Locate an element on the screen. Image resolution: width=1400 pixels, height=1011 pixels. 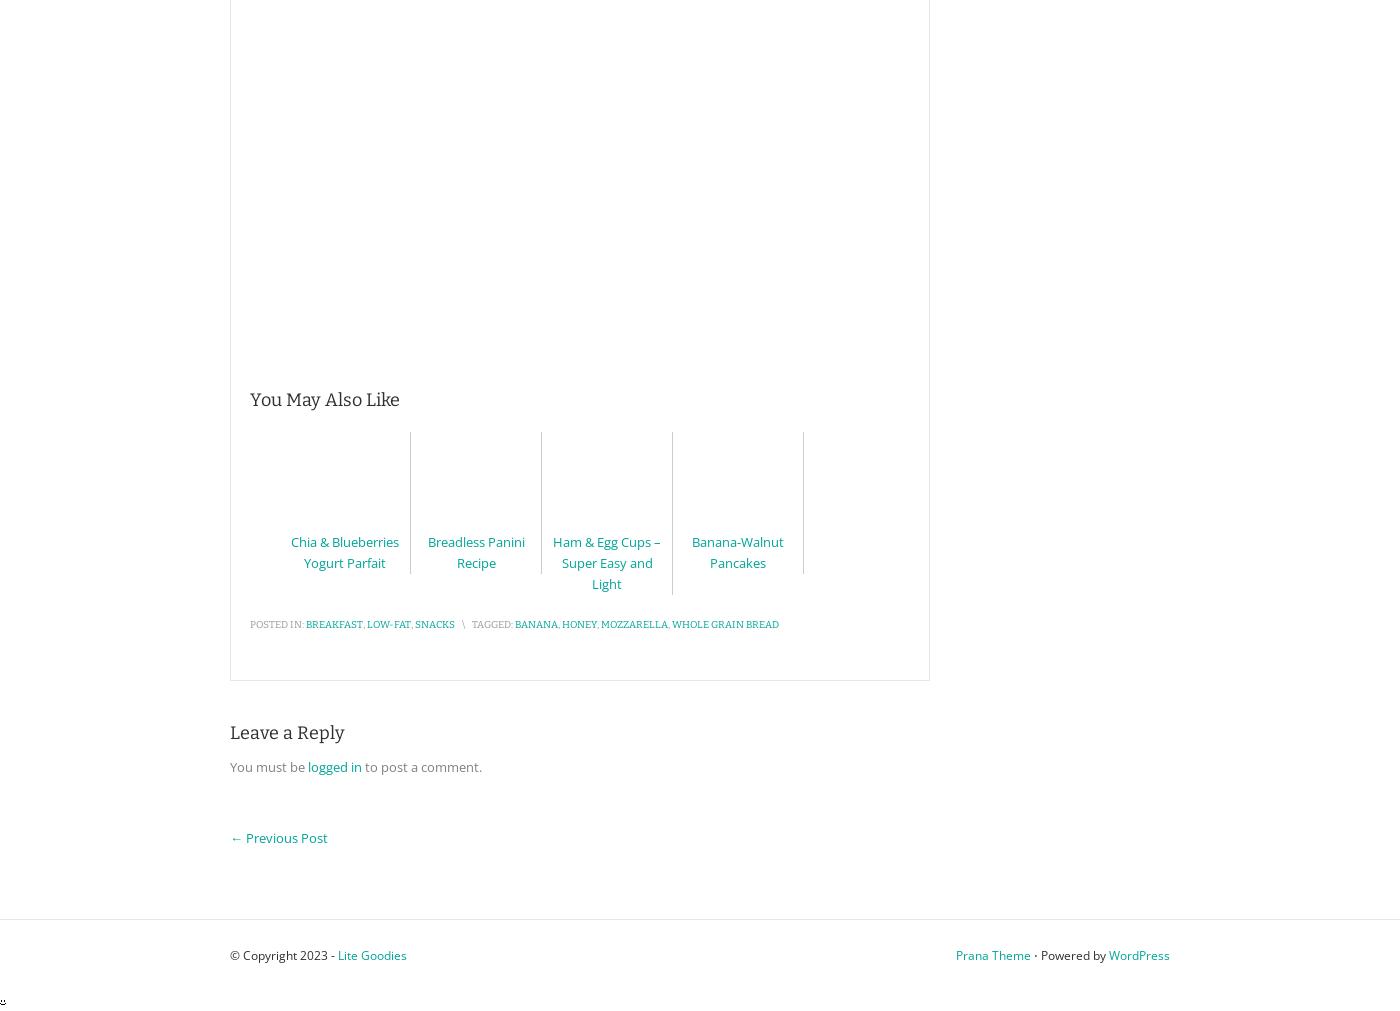
'Leave a Reply' is located at coordinates (287, 731).